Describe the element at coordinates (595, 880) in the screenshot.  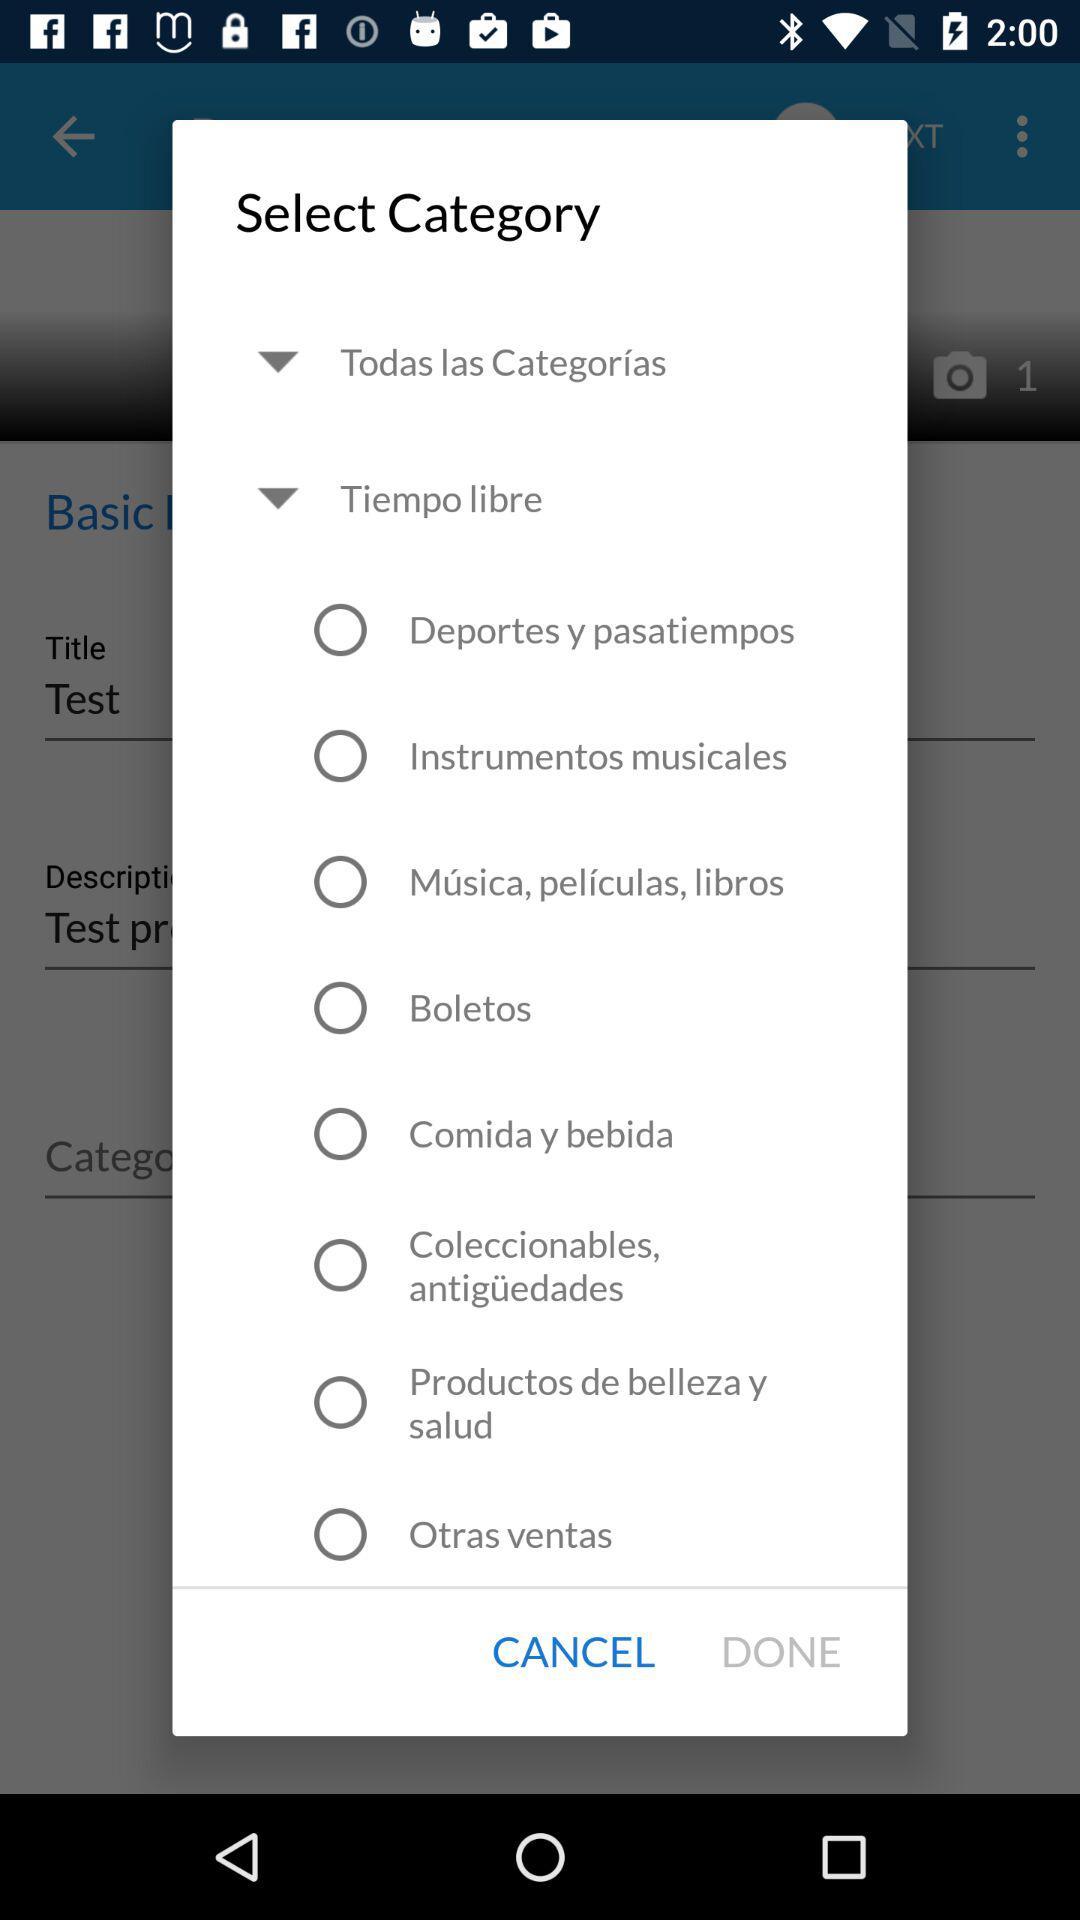
I see `the icon above the boletos item` at that location.